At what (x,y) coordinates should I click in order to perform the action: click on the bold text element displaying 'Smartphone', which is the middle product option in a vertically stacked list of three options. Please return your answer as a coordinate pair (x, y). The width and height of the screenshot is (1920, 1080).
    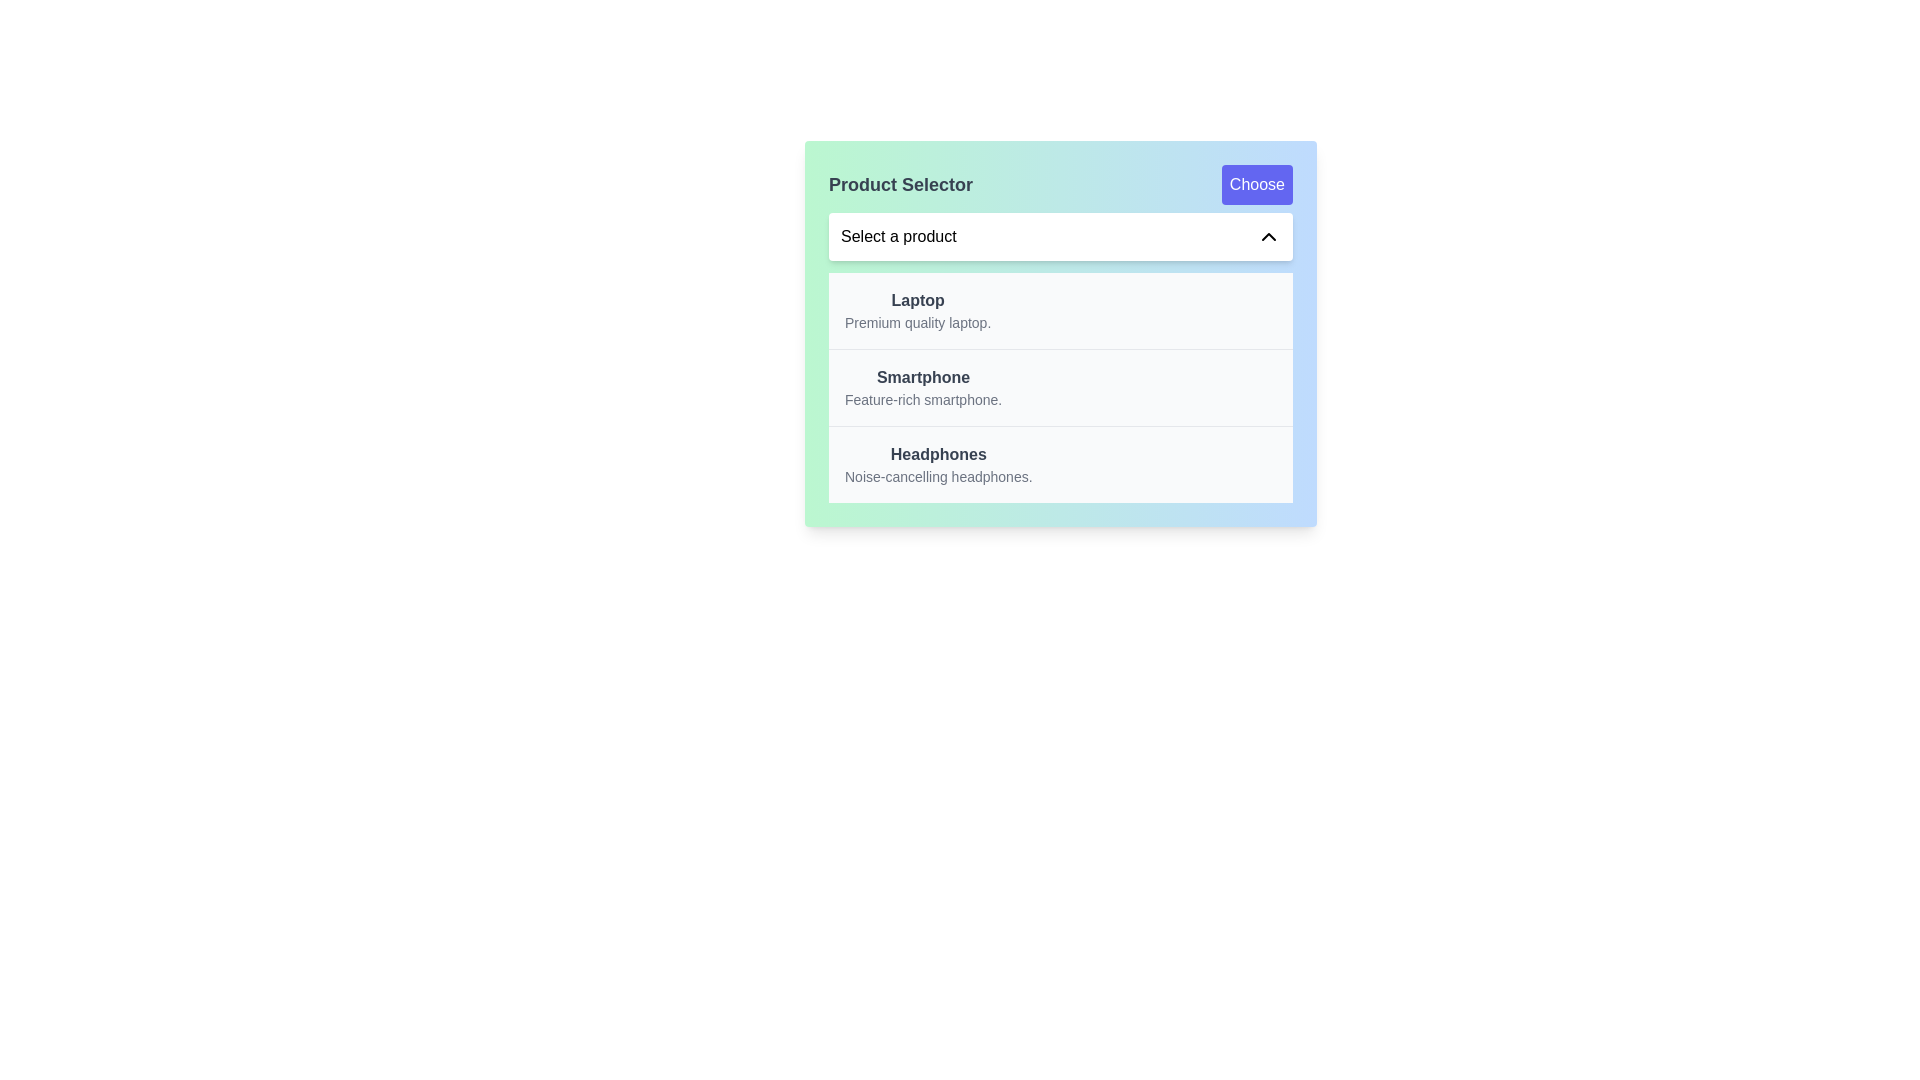
    Looking at the image, I should click on (922, 378).